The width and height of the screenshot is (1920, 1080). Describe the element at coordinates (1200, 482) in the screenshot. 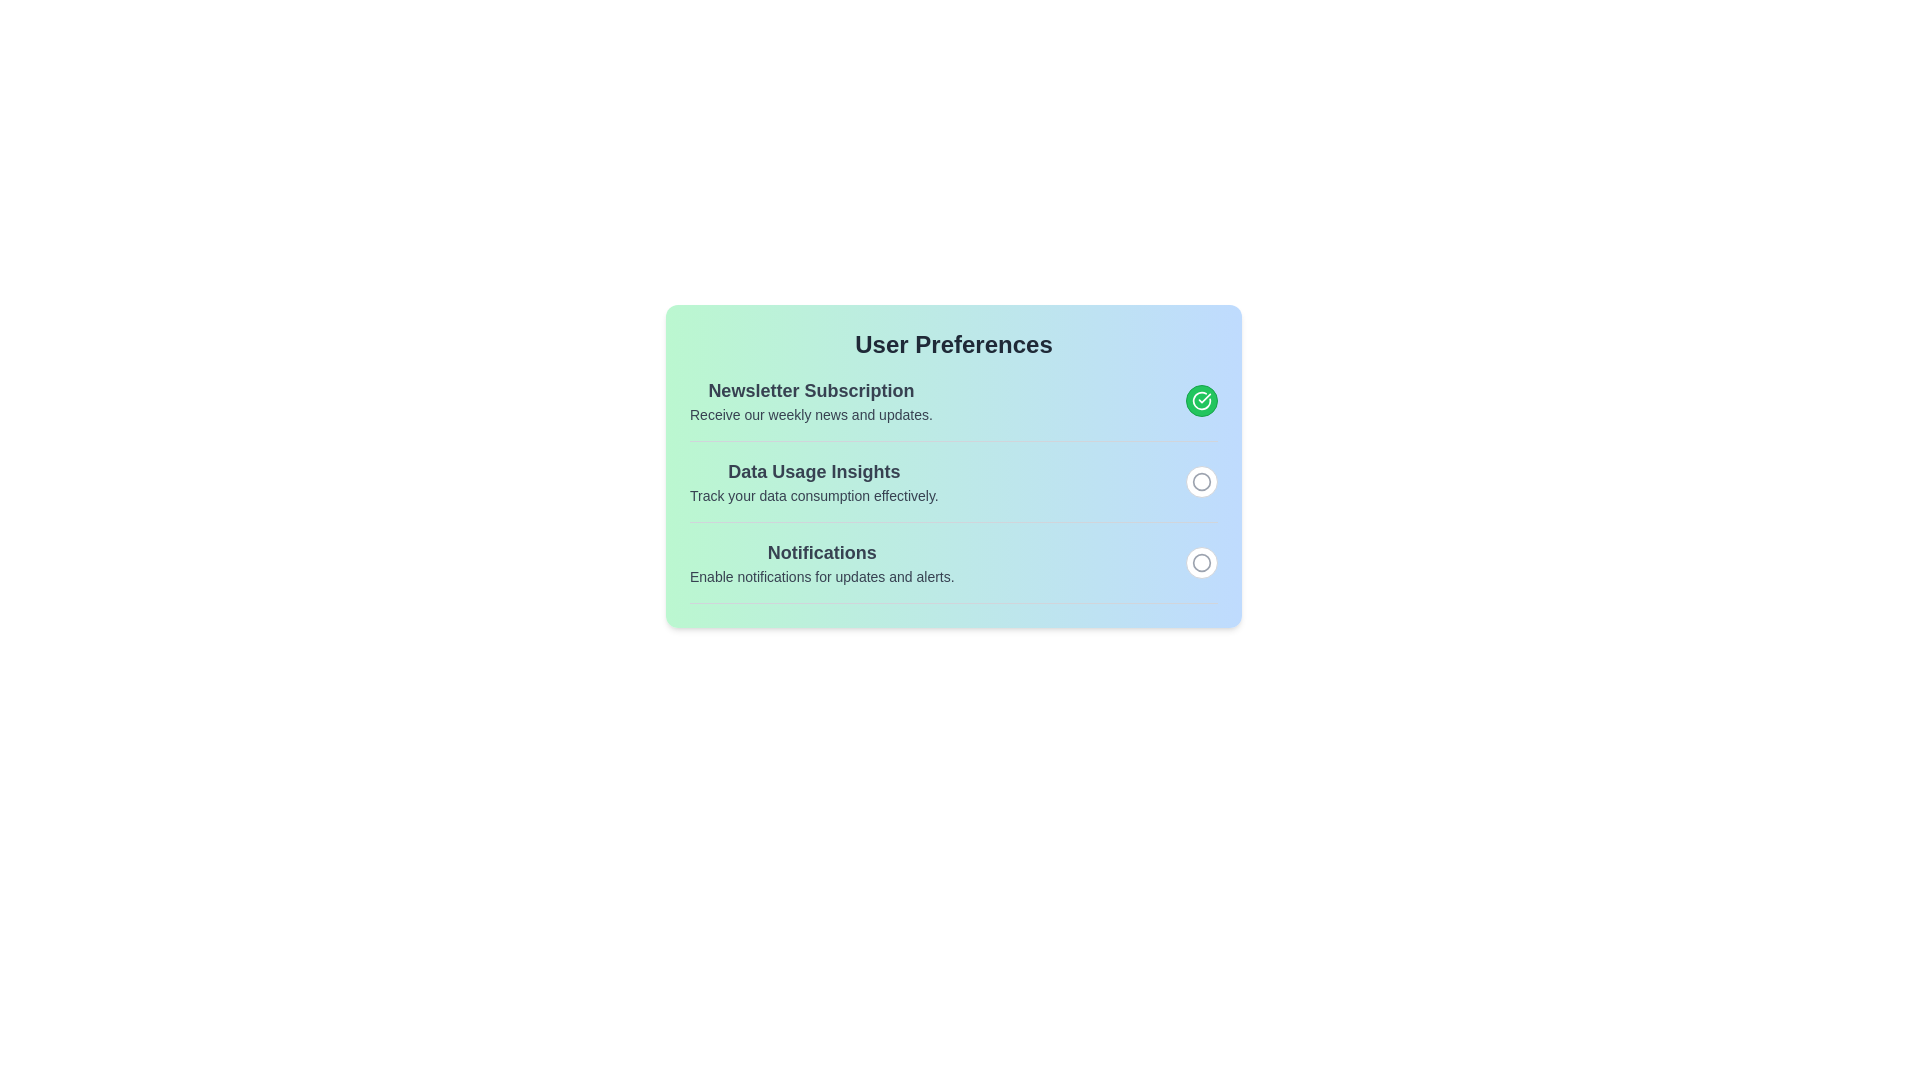

I see `the circular selectable option for notifications, located to the right of the 'Notifications' label in the preferences panel` at that location.